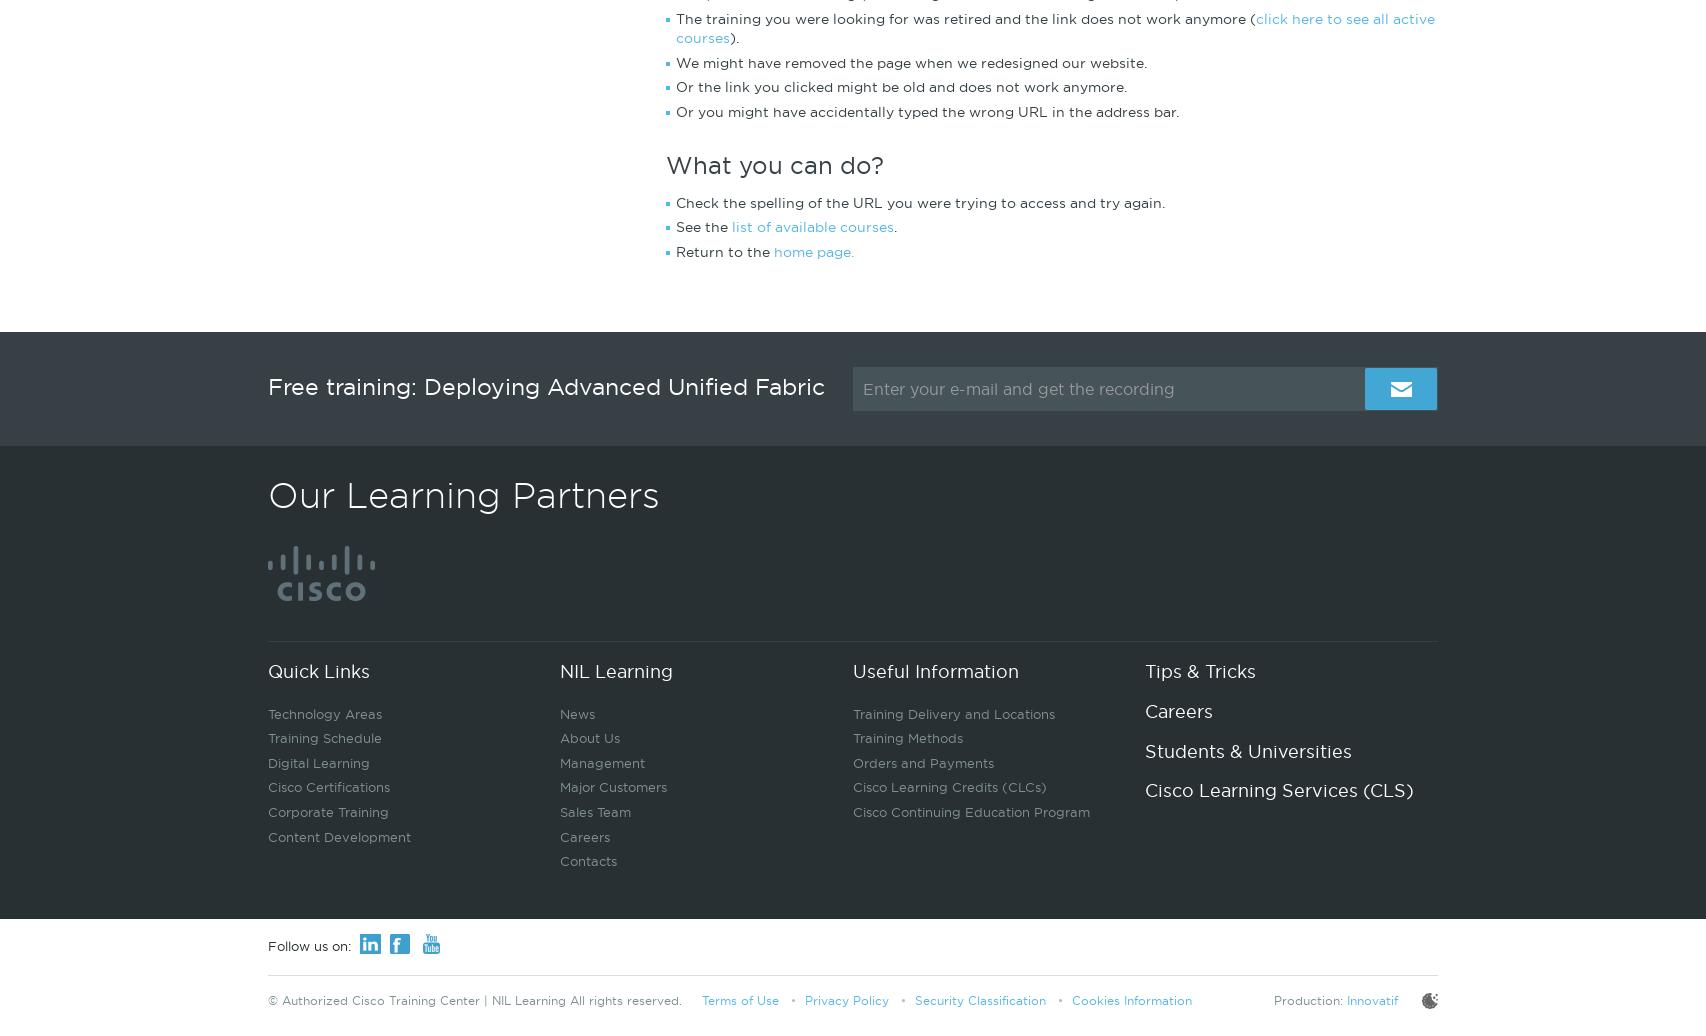  Describe the element at coordinates (588, 738) in the screenshot. I see `'About Us'` at that location.